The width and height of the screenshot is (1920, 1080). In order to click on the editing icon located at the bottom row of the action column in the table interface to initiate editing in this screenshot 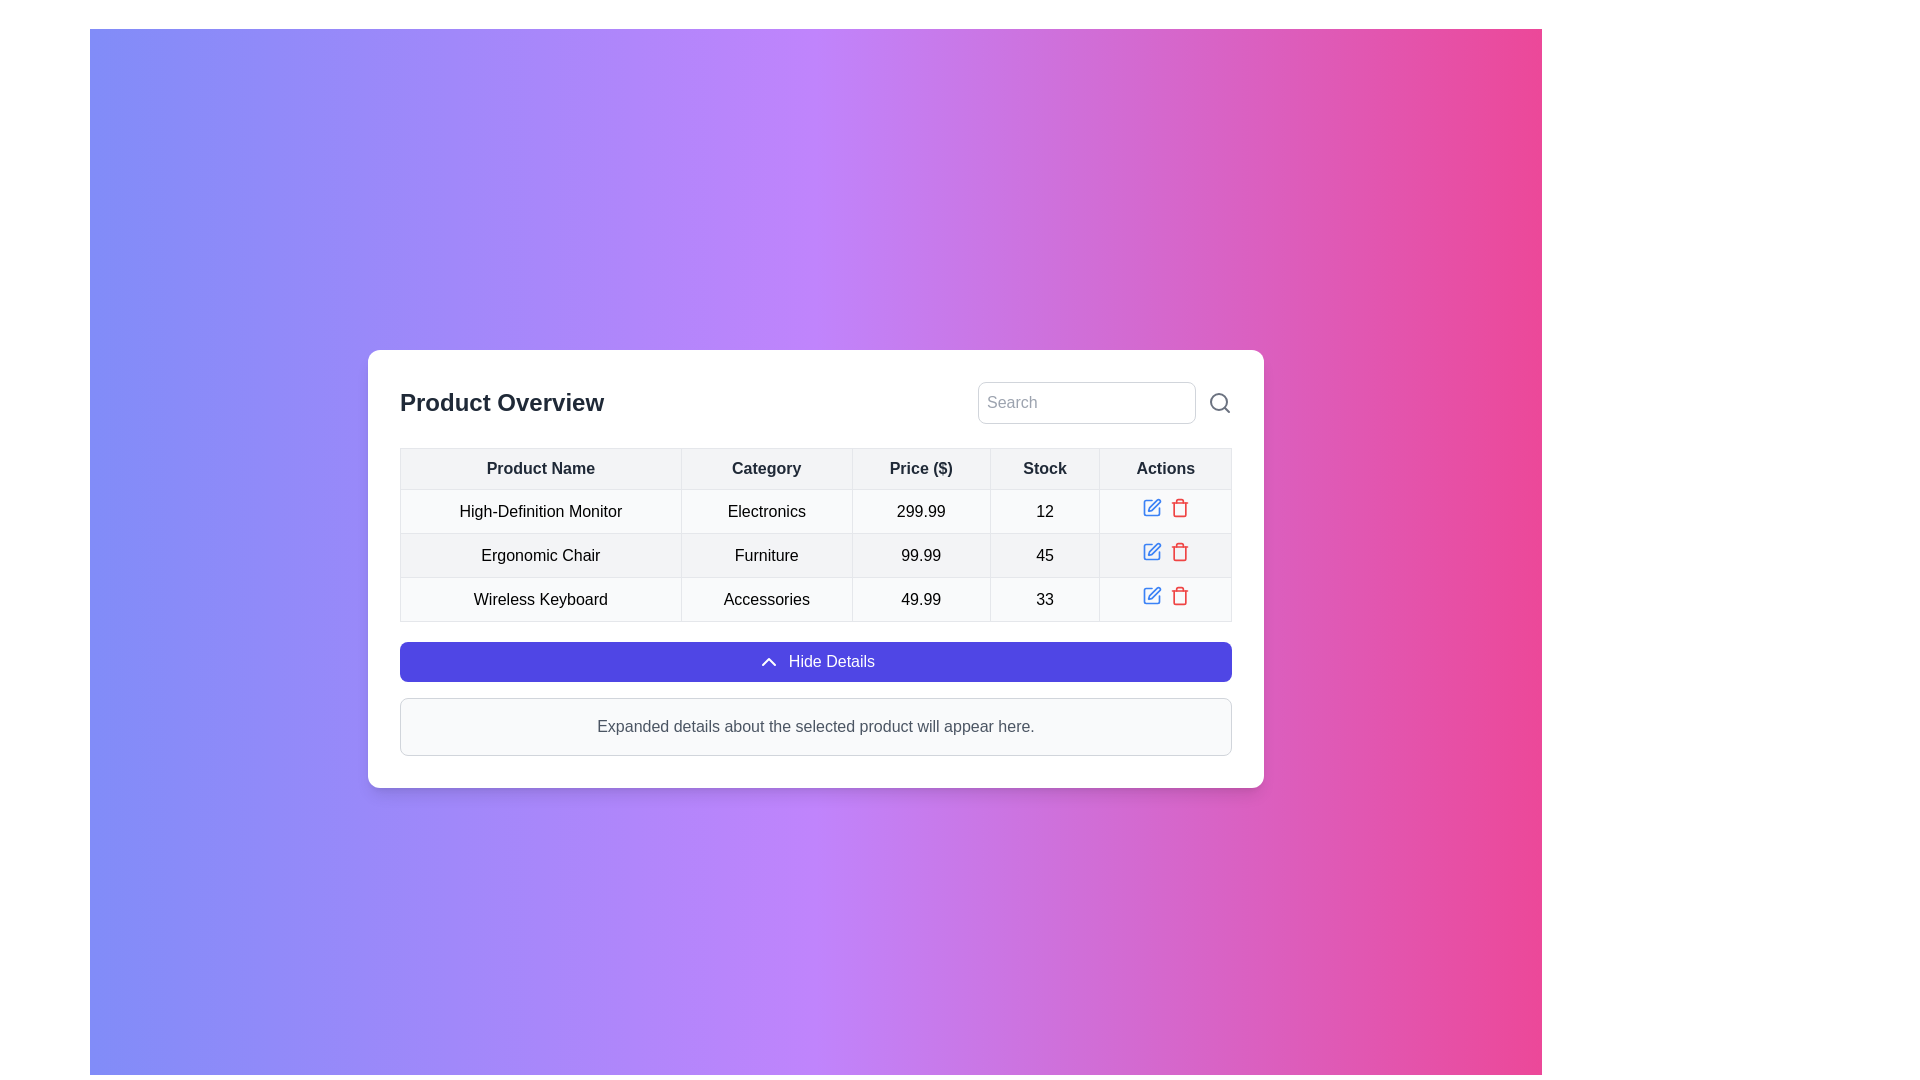, I will do `click(1154, 592)`.